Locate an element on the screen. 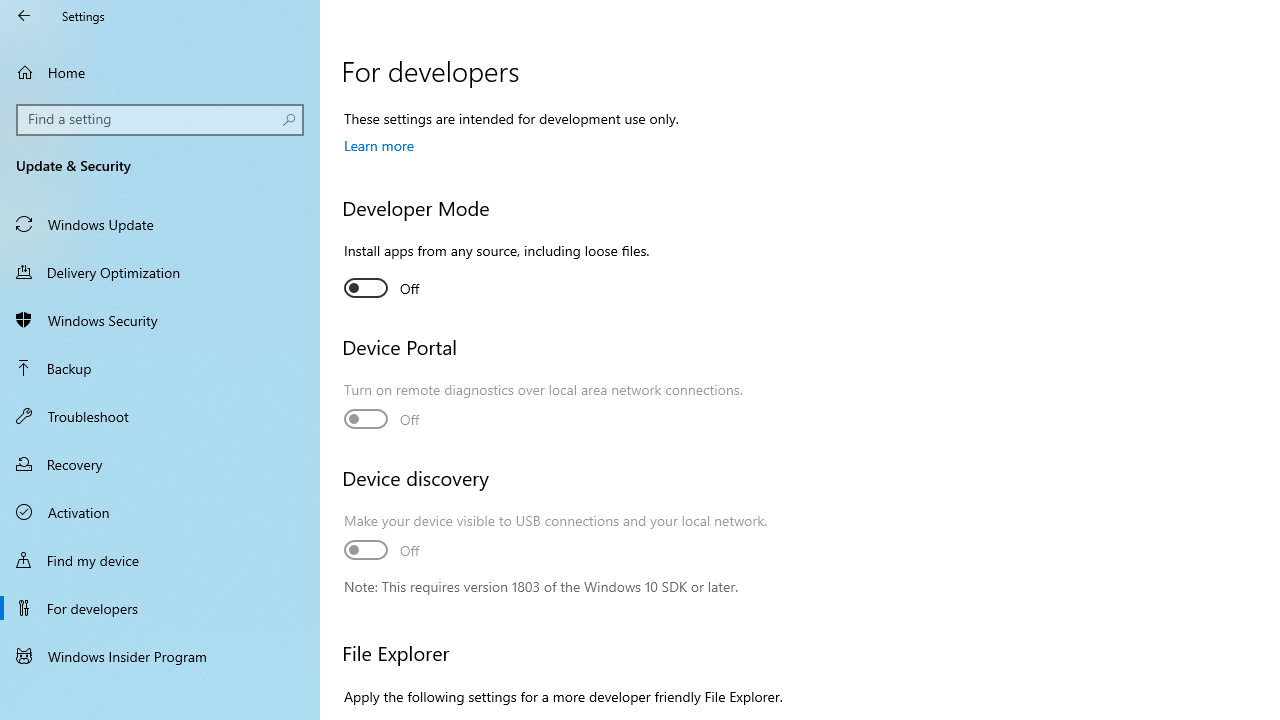 The image size is (1280, 720). 'Activation' is located at coordinates (160, 510).